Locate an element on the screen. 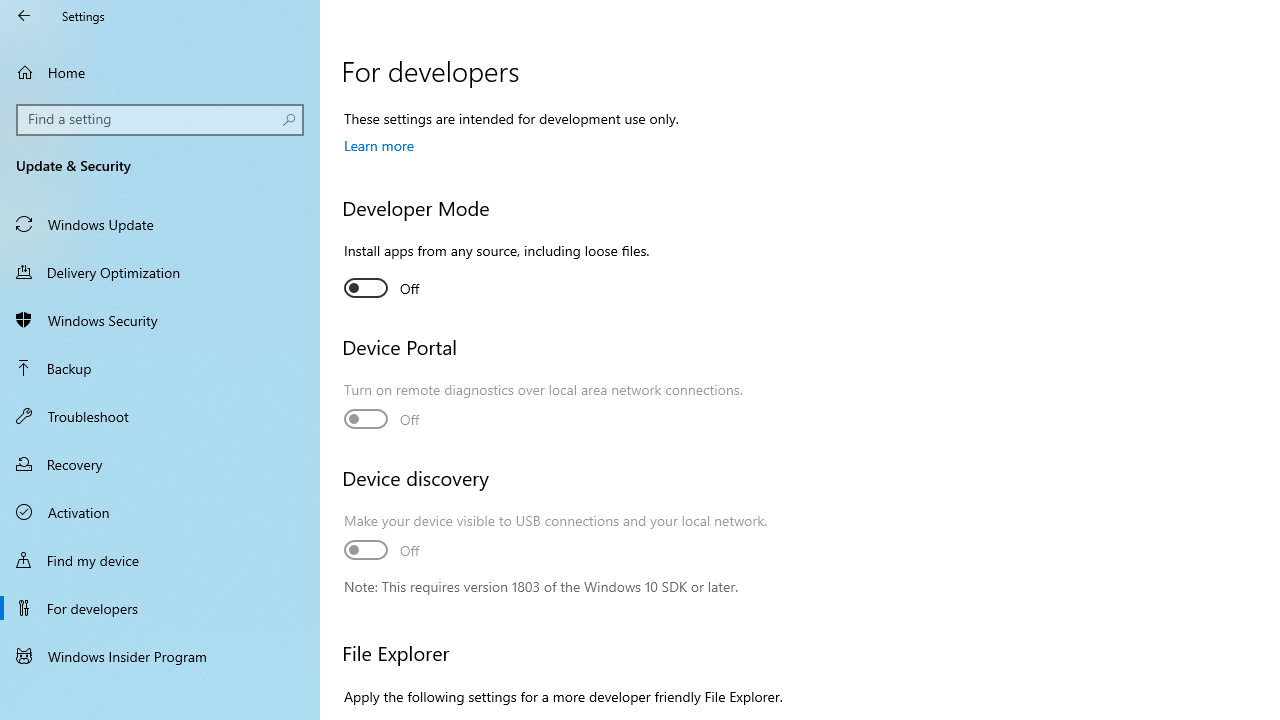 The image size is (1280, 720). 'Activation' is located at coordinates (160, 510).